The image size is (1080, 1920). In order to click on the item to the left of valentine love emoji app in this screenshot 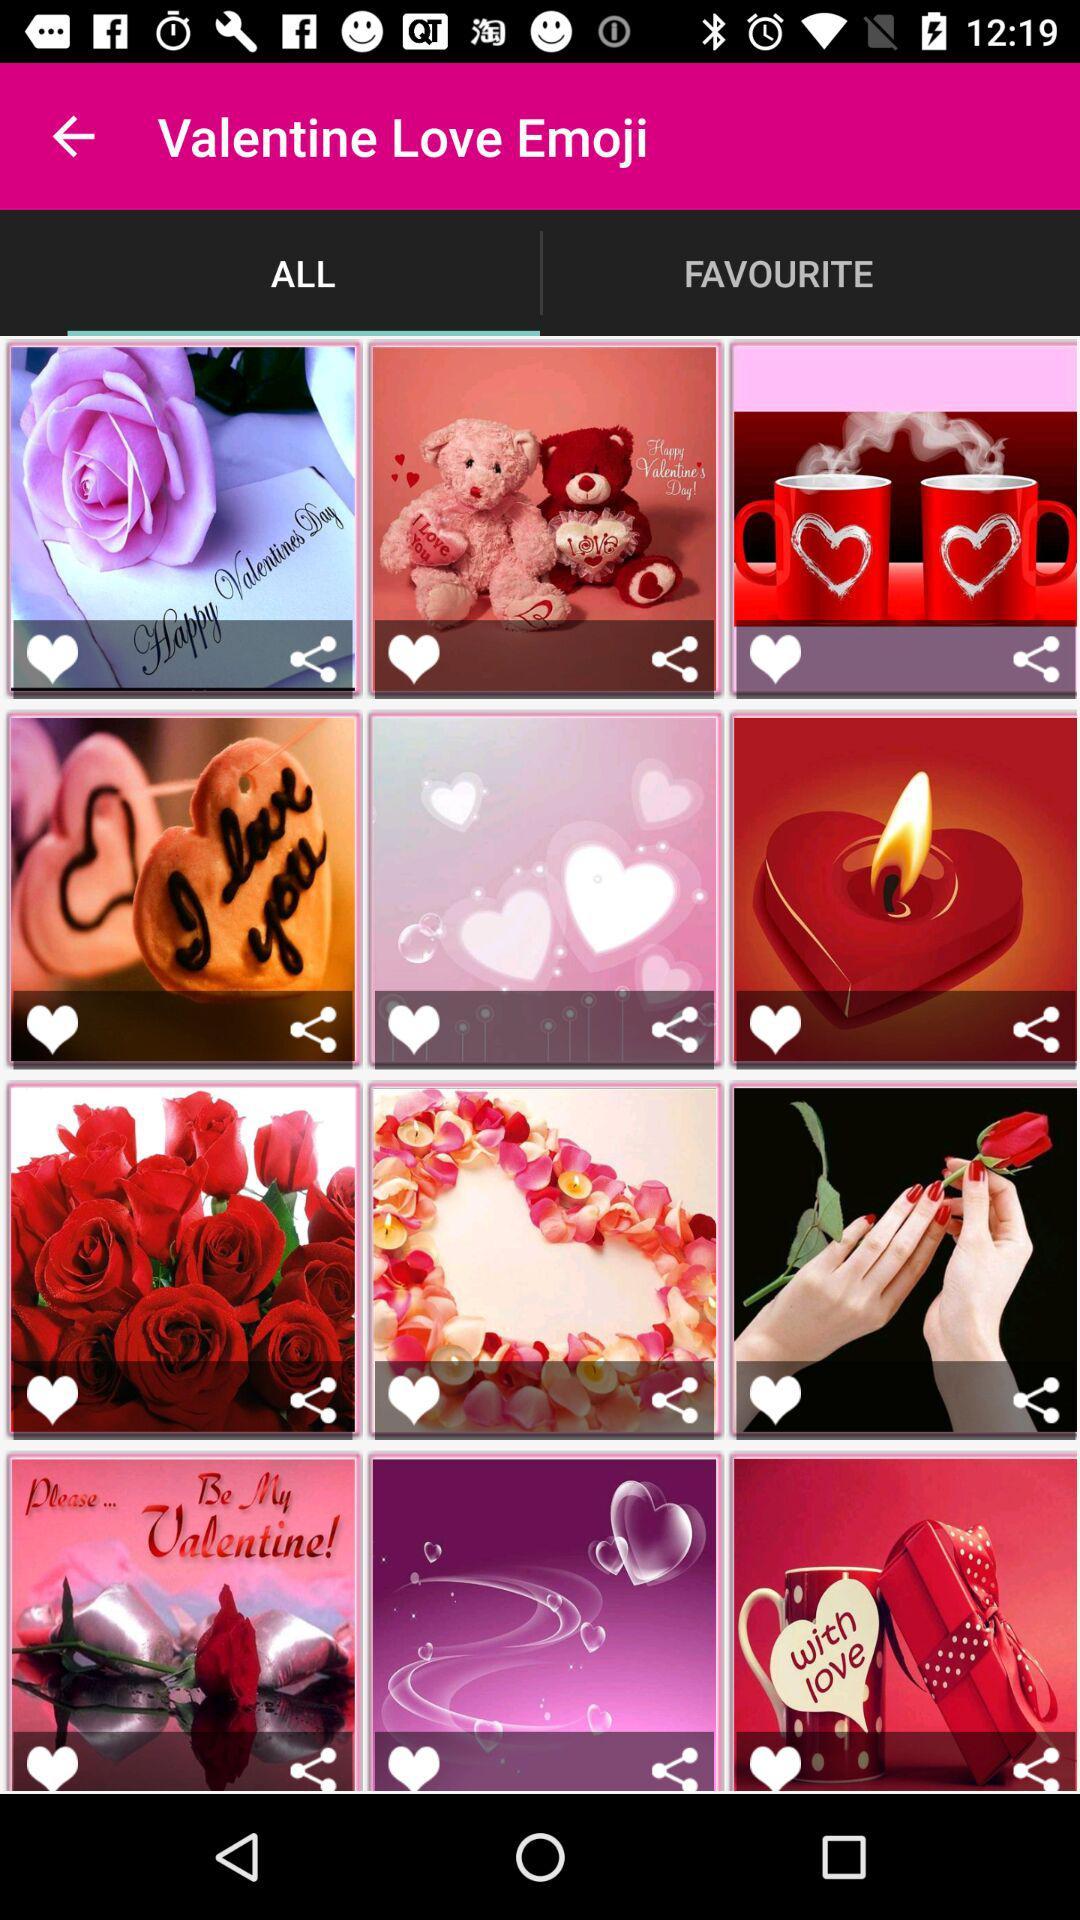, I will do `click(72, 135)`.